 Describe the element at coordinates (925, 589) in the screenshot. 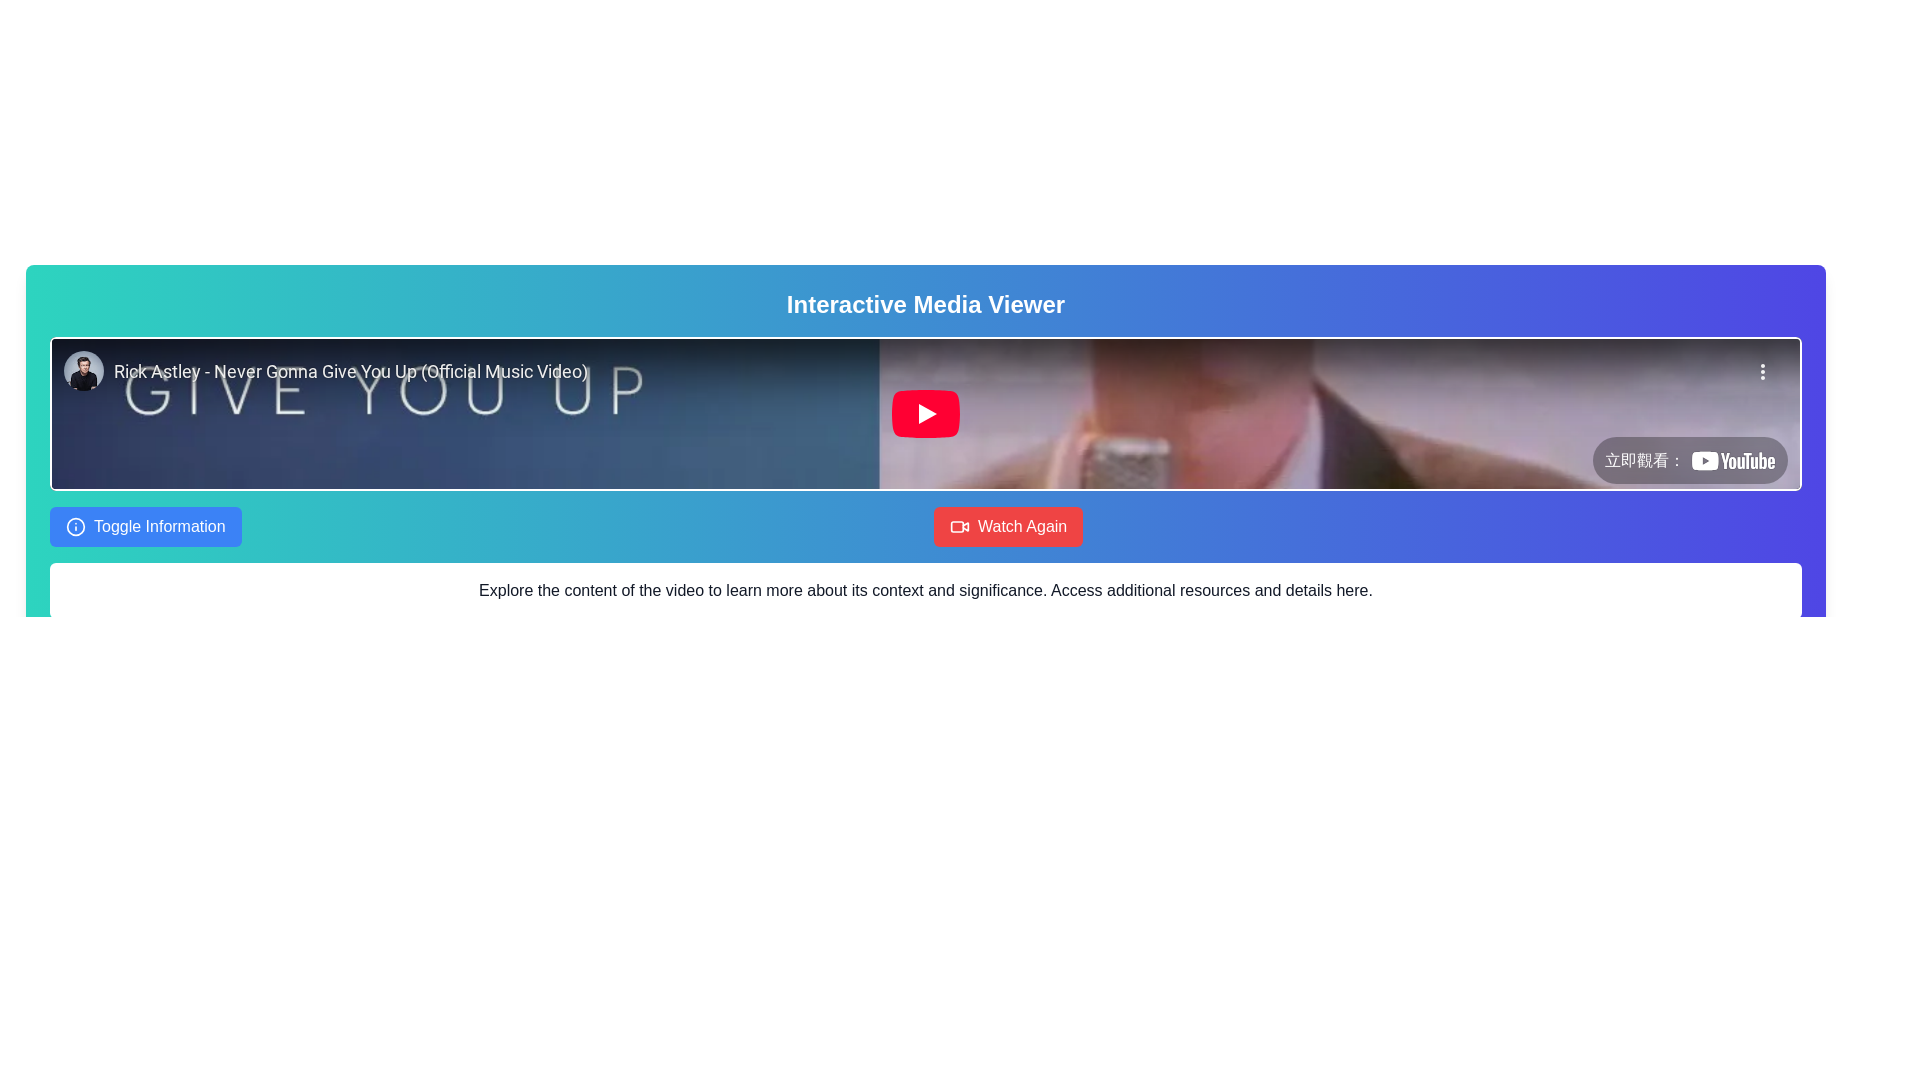

I see `the informational text block that contains the message about exploring video content` at that location.